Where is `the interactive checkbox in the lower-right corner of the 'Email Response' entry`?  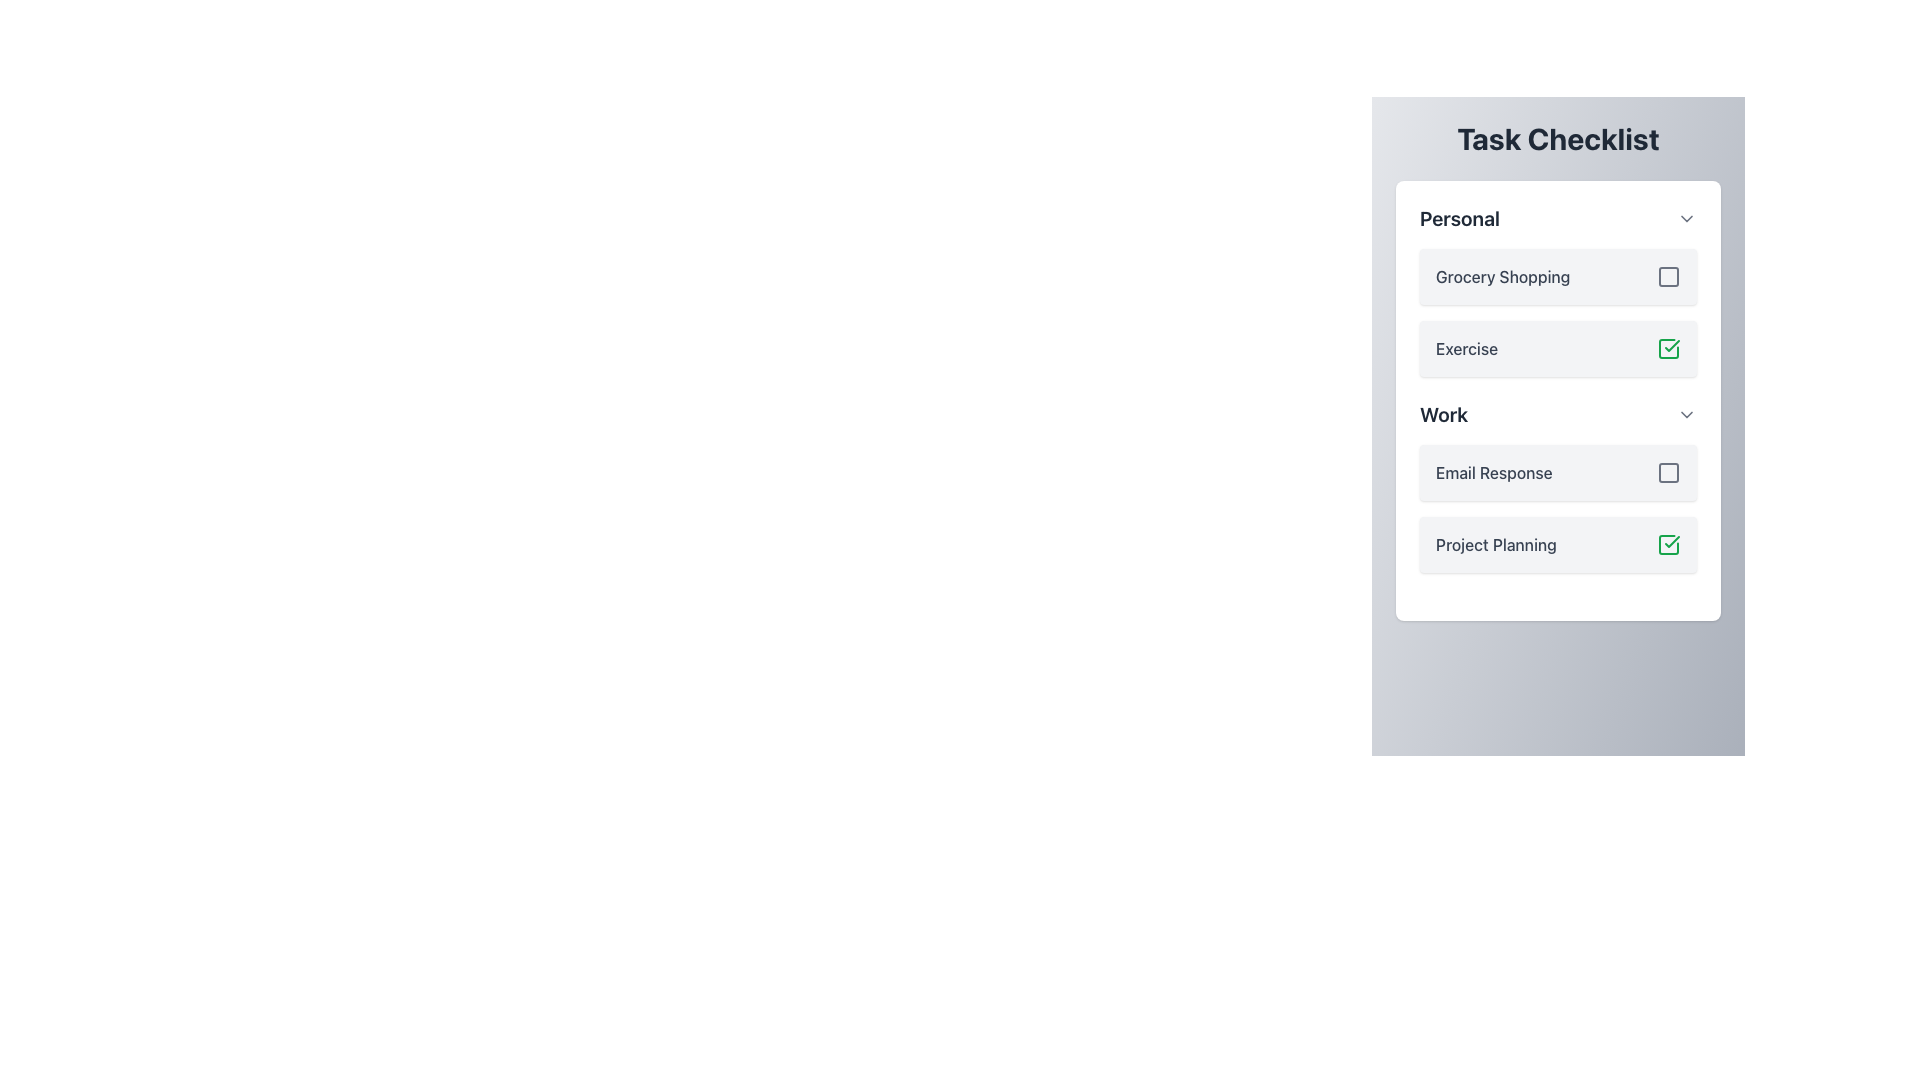 the interactive checkbox in the lower-right corner of the 'Email Response' entry is located at coordinates (1669, 473).